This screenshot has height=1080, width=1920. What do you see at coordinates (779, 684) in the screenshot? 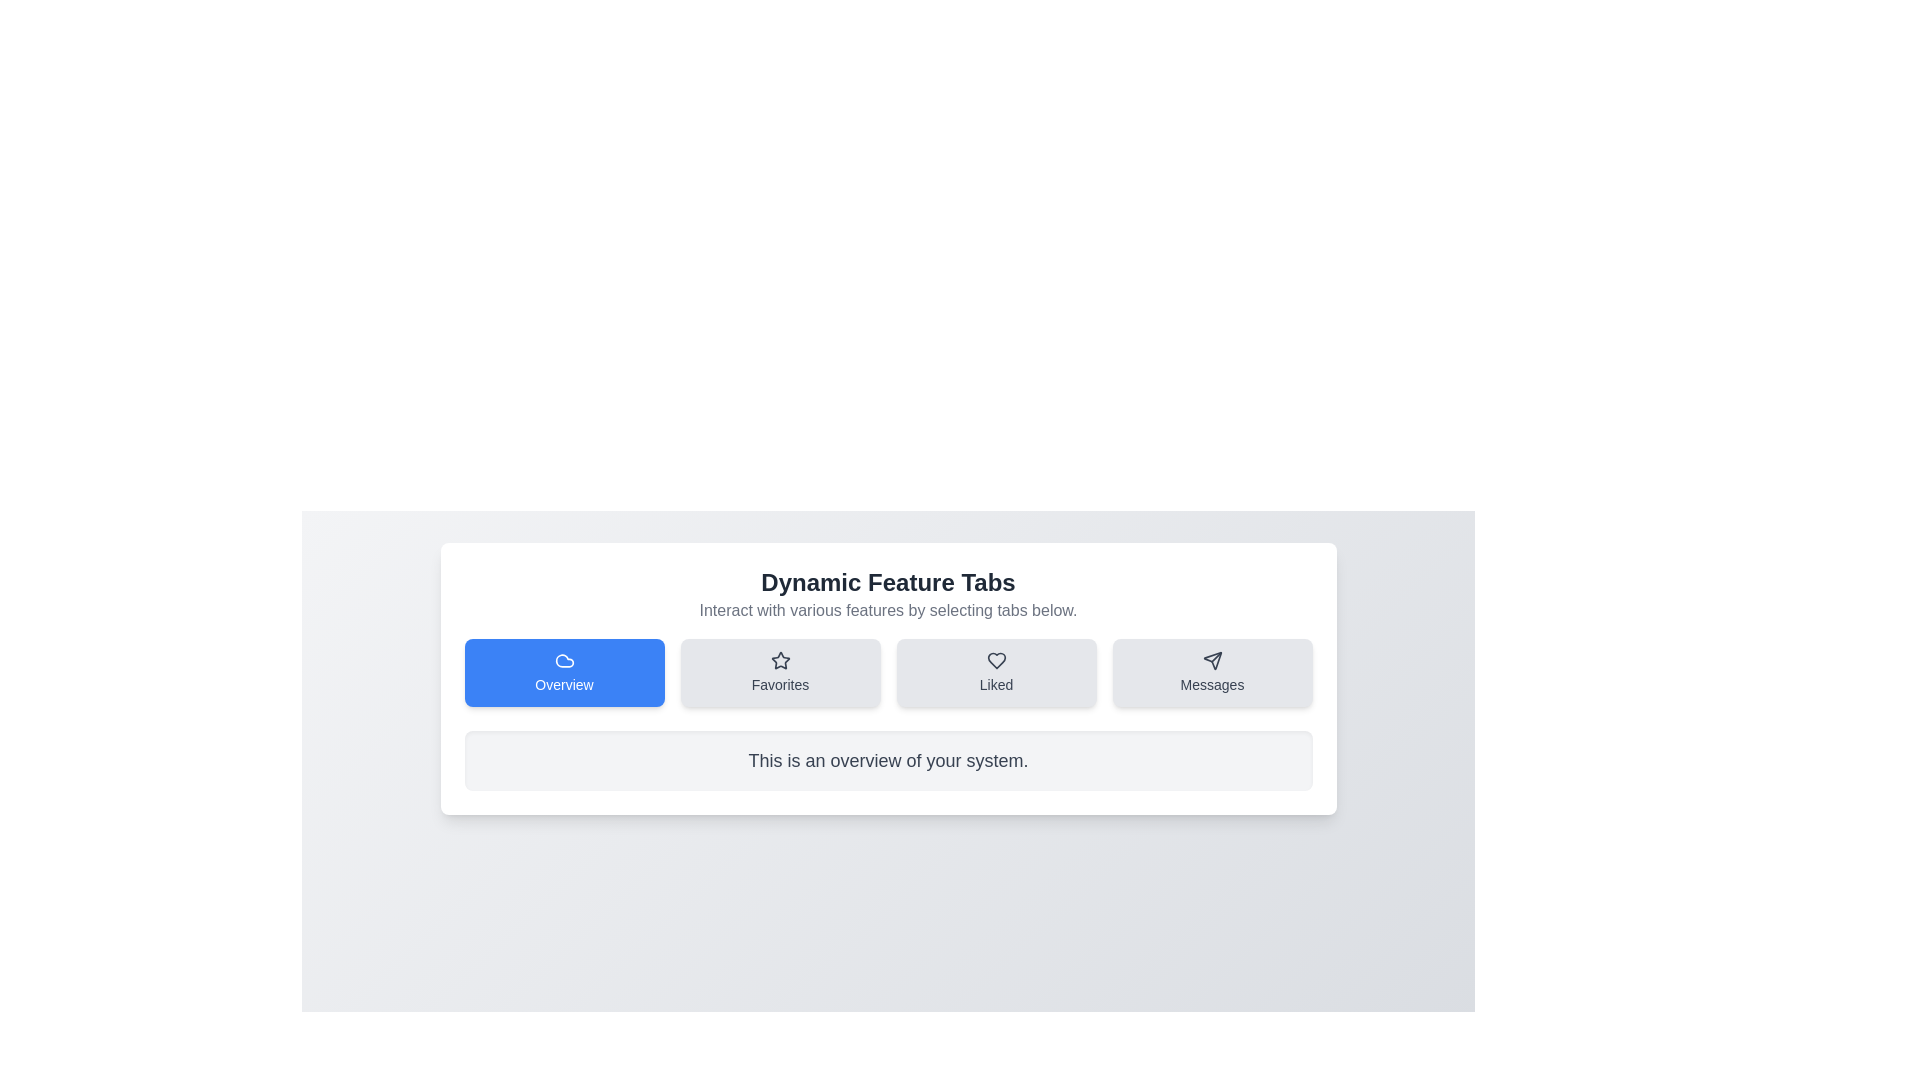
I see `the text label that indicates the purpose of the 'Favorites' tab, which is located beneath the star icon and between the 'Overview' and 'Liked' tabs` at bounding box center [779, 684].